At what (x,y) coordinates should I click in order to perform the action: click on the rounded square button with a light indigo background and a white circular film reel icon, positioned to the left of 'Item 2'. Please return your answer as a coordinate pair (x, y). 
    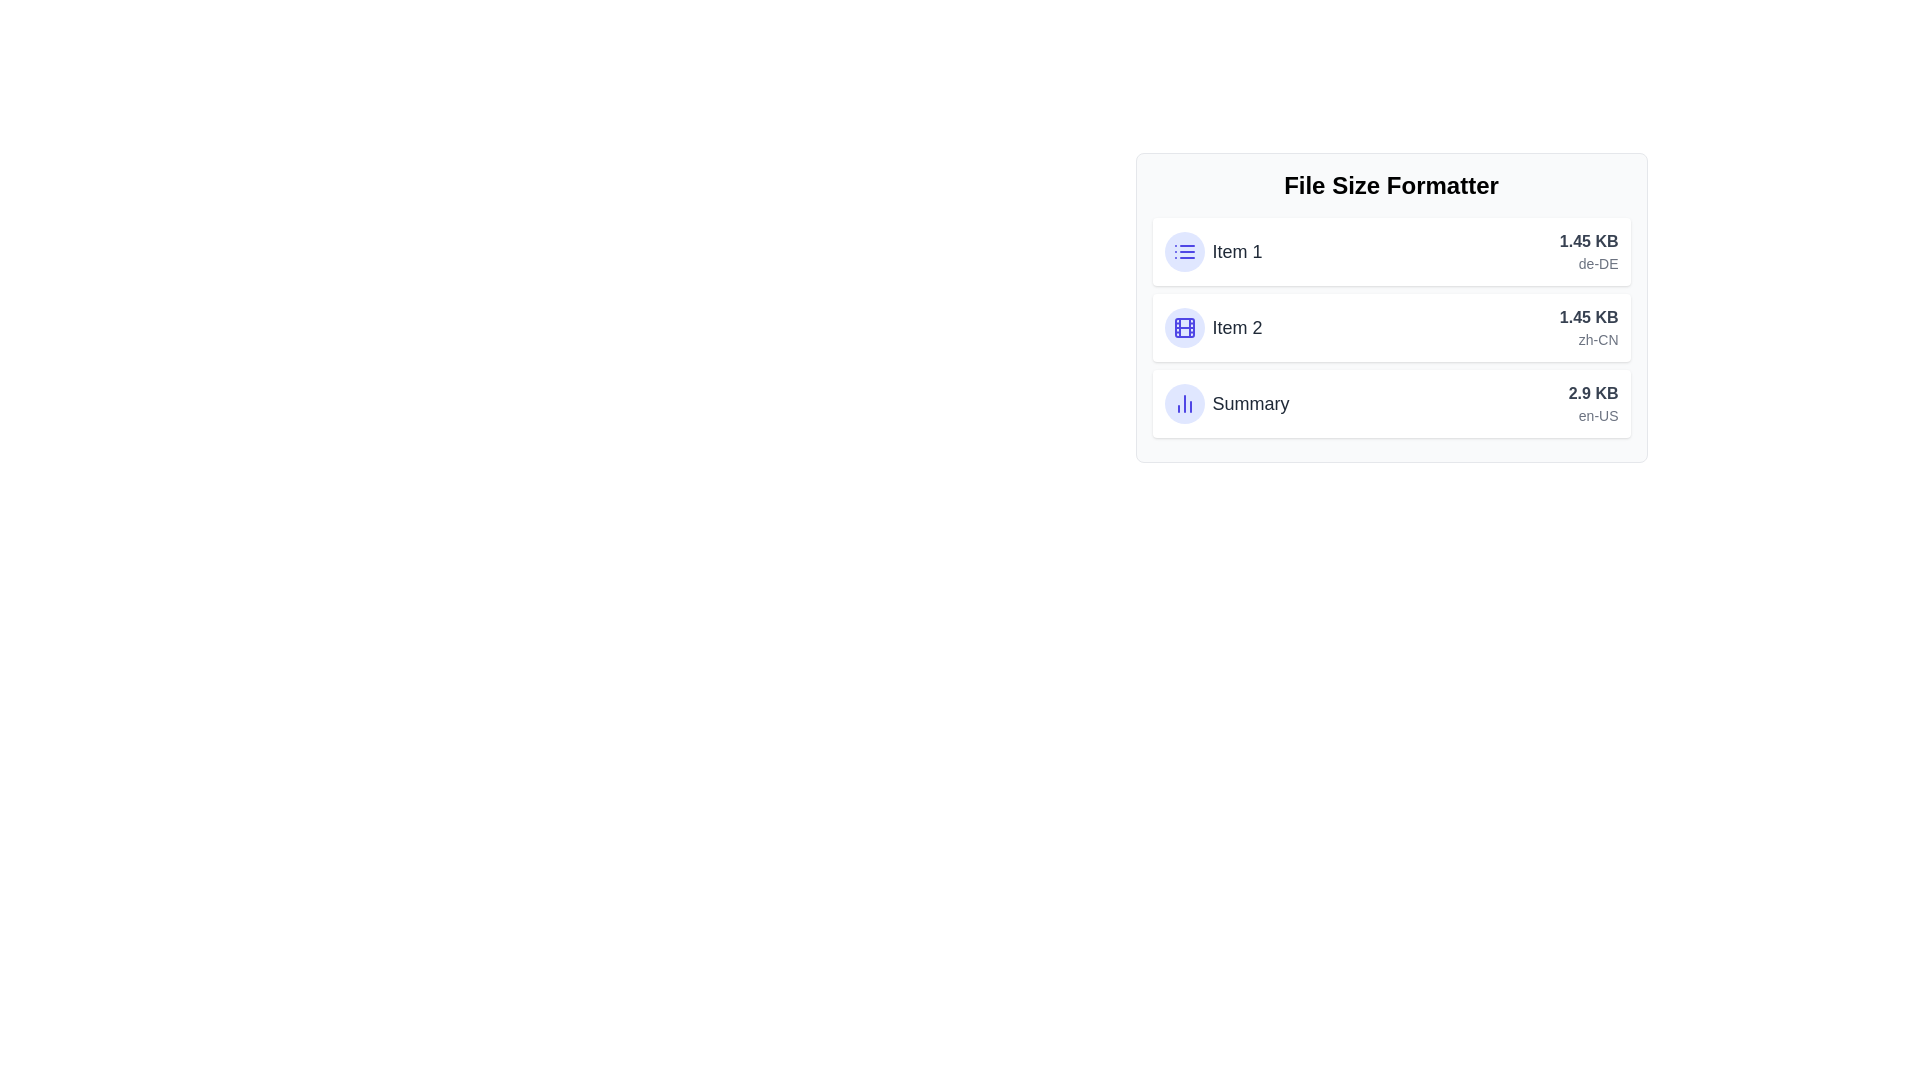
    Looking at the image, I should click on (1184, 326).